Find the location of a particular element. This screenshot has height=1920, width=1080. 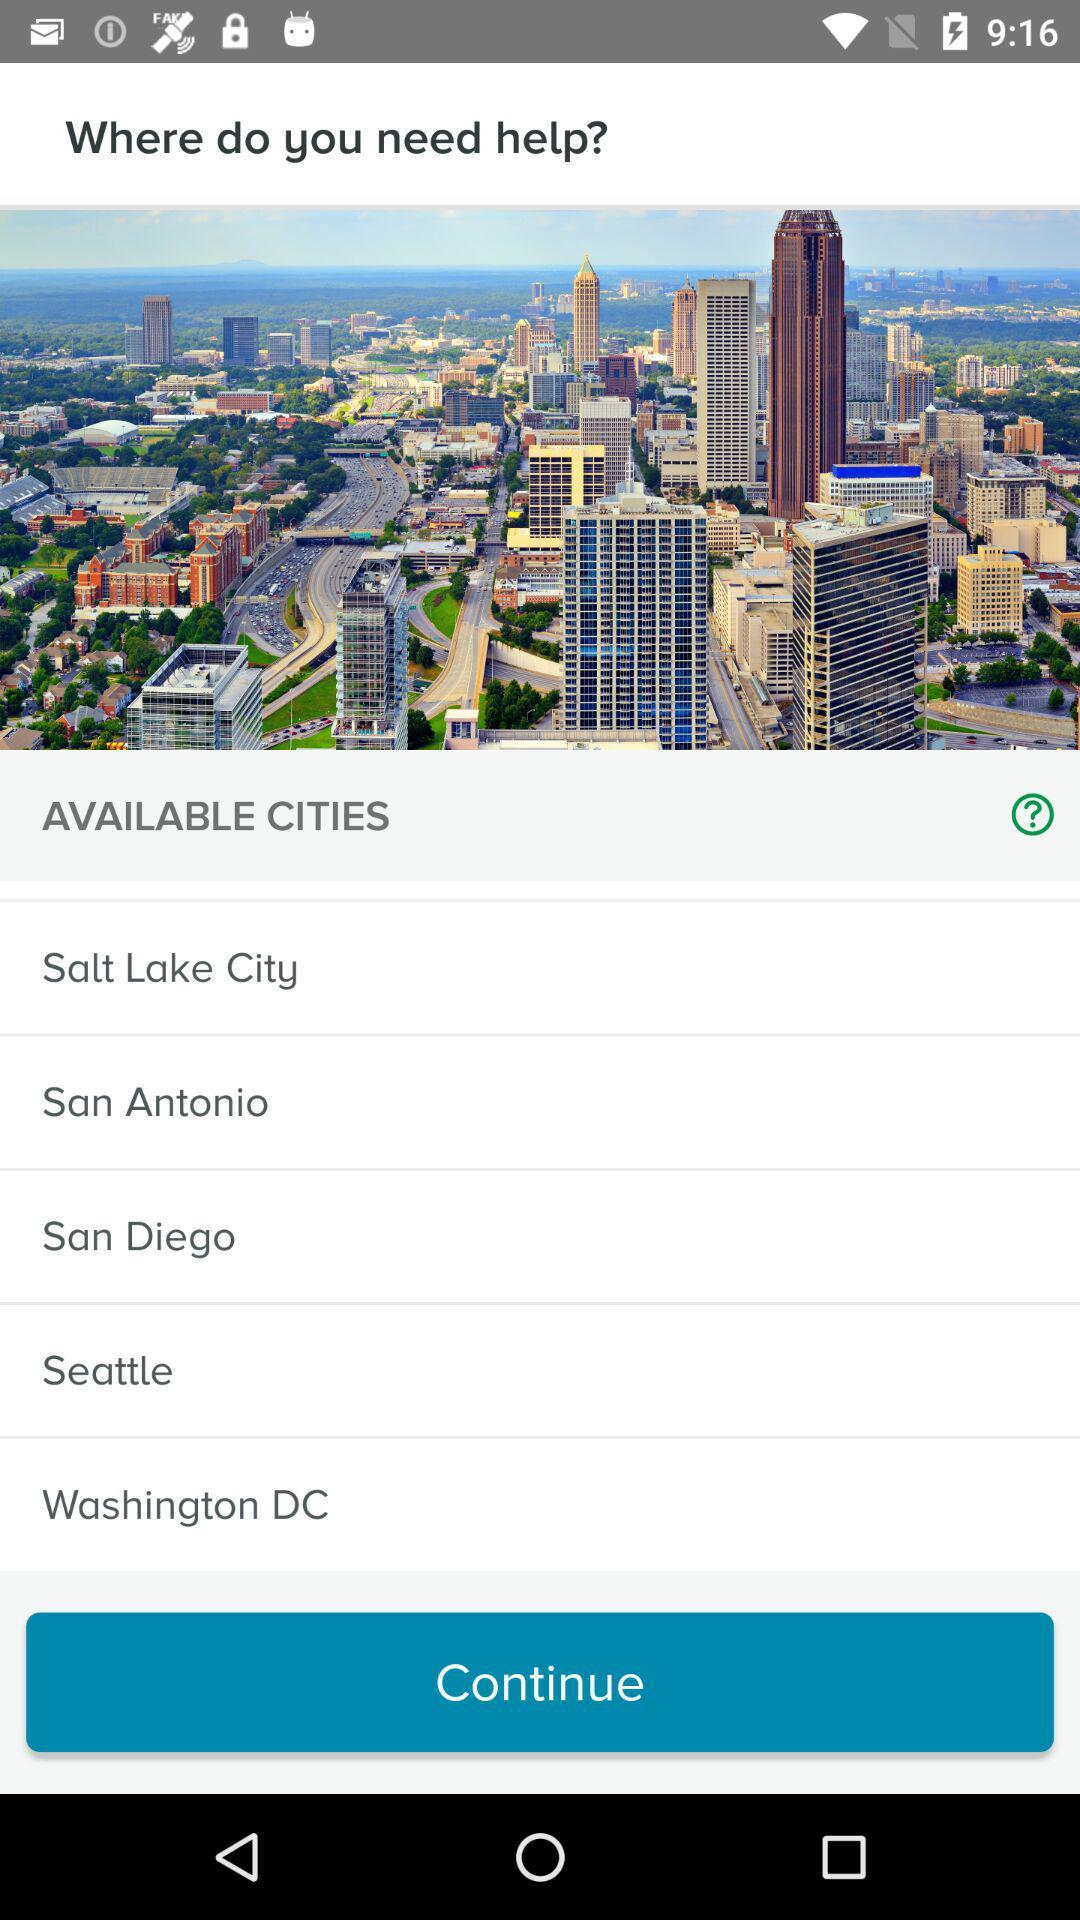

the item below the salt lake city item is located at coordinates (154, 1101).